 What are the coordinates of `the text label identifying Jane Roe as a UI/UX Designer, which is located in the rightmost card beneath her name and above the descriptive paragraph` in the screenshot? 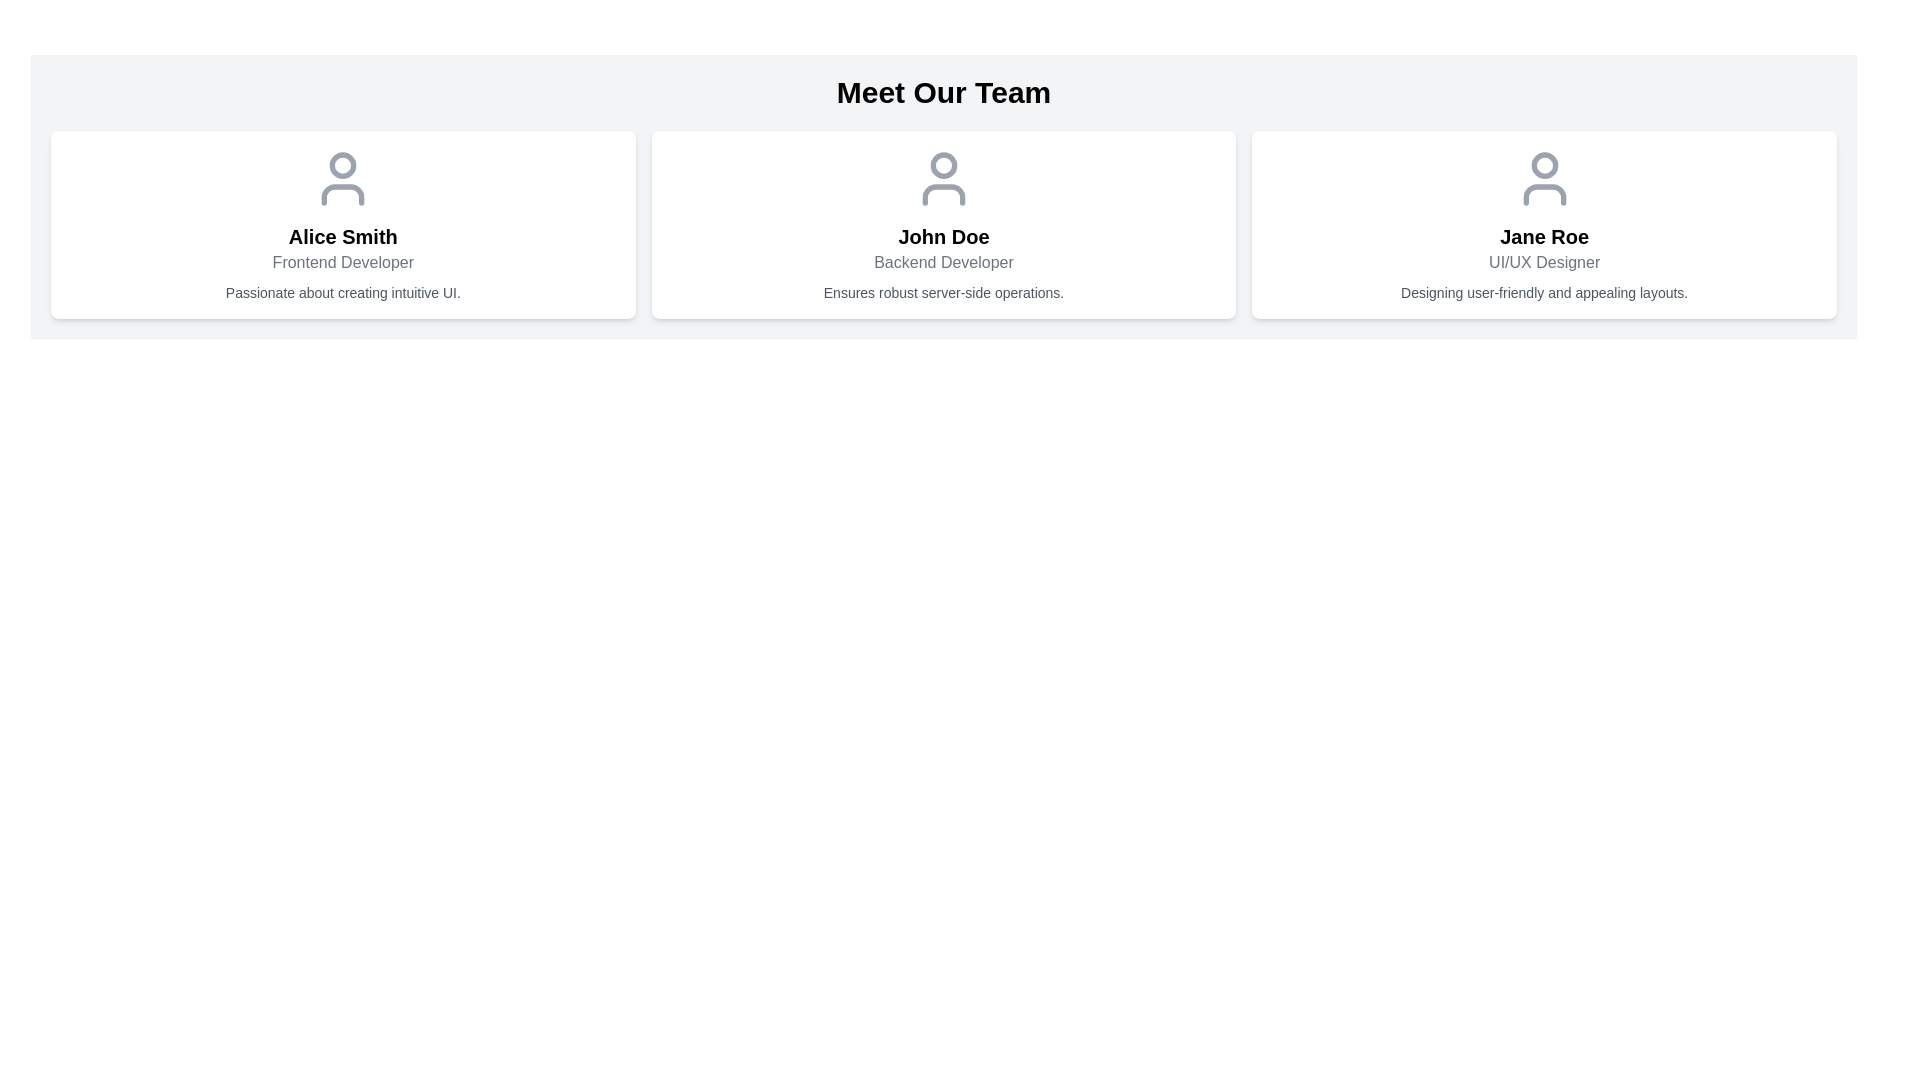 It's located at (1543, 261).